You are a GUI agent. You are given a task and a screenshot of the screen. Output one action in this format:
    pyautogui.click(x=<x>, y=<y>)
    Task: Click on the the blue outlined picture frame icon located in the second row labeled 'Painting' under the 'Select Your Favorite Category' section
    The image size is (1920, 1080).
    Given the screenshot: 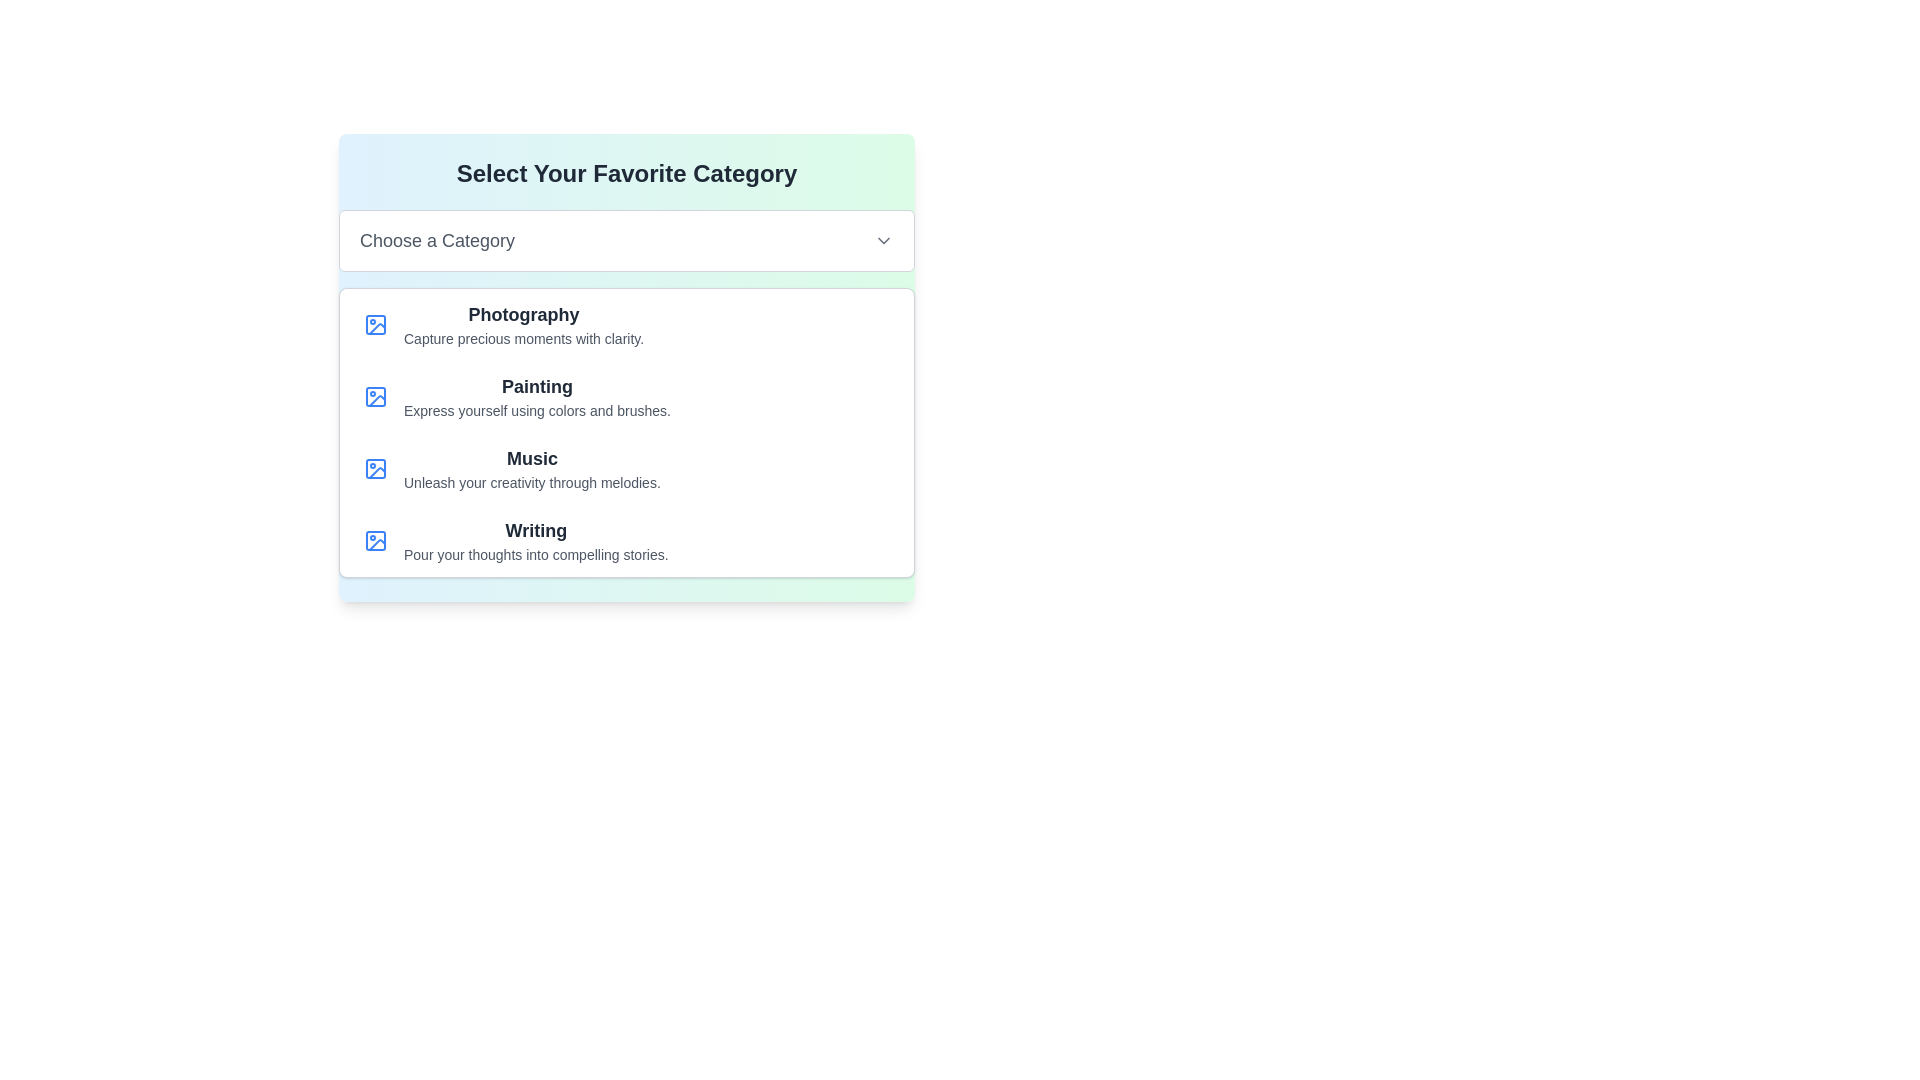 What is the action you would take?
    pyautogui.click(x=375, y=397)
    